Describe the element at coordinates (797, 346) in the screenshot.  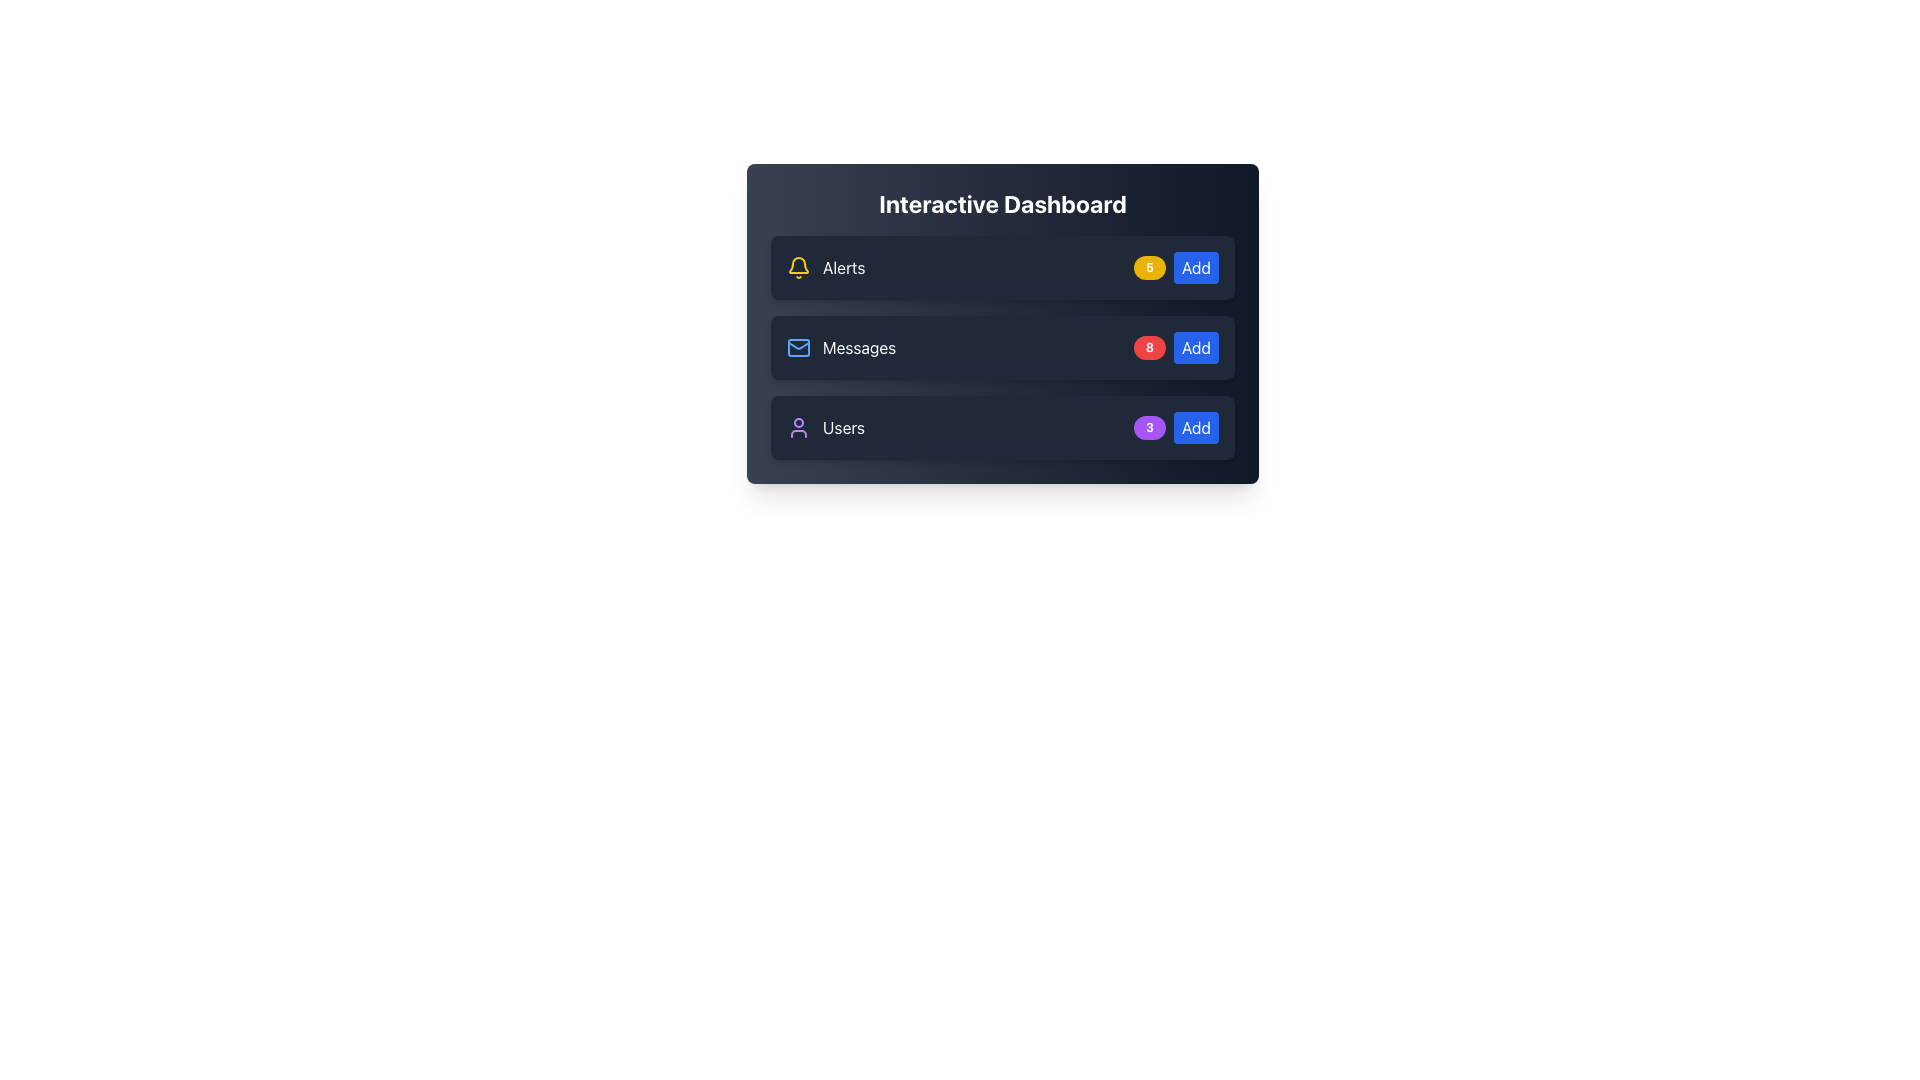
I see `the rectangular base of the envelope icon in the 'Messages' row, which represents email or message functionality` at that location.